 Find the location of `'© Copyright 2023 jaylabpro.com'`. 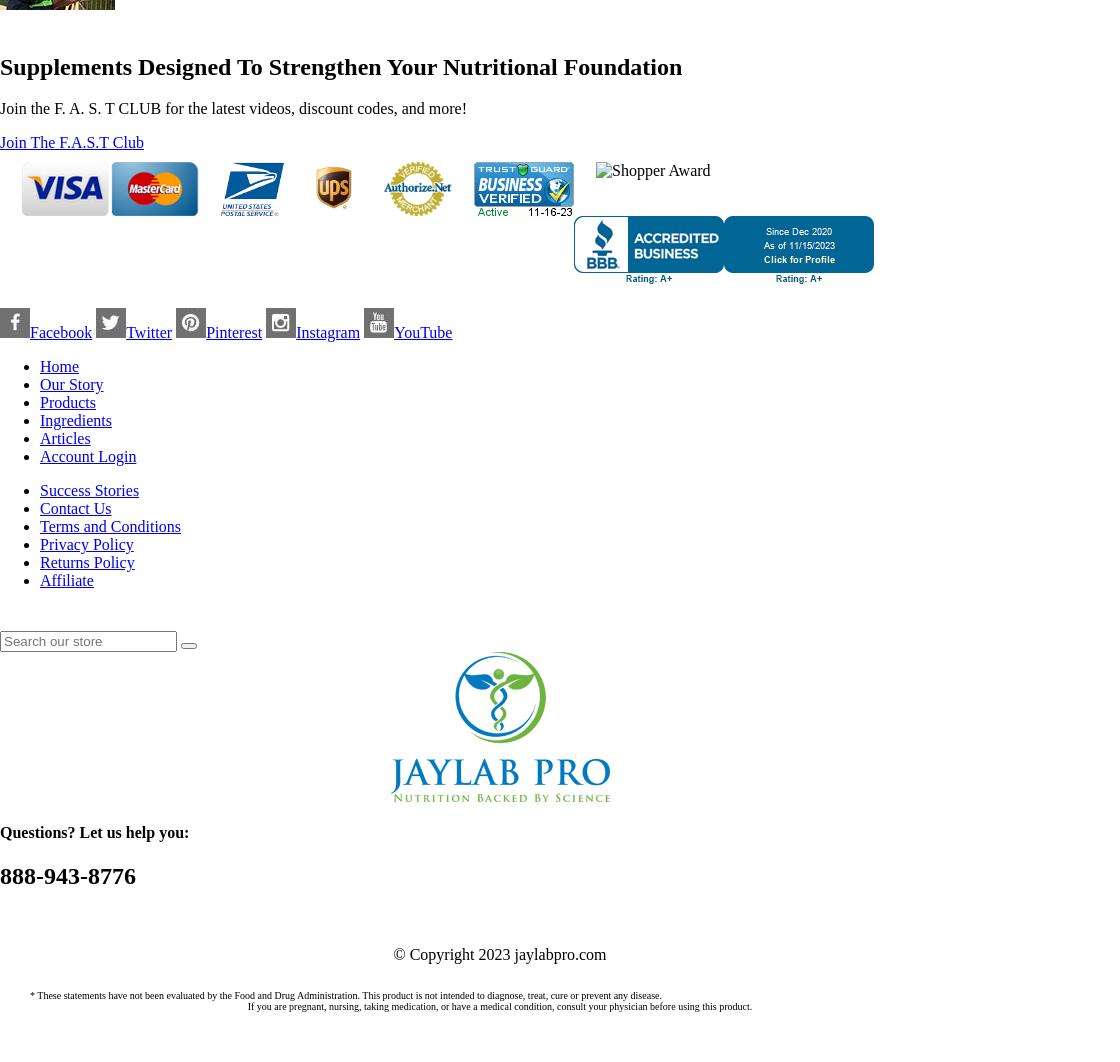

'© Copyright 2023 jaylabpro.com' is located at coordinates (499, 952).